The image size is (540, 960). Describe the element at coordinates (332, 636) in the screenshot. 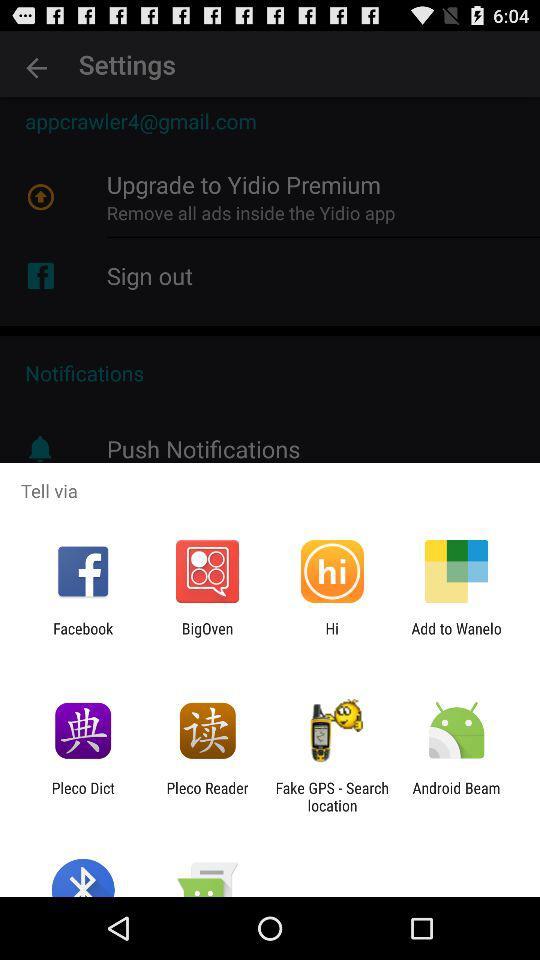

I see `the icon next to the add to wanelo item` at that location.